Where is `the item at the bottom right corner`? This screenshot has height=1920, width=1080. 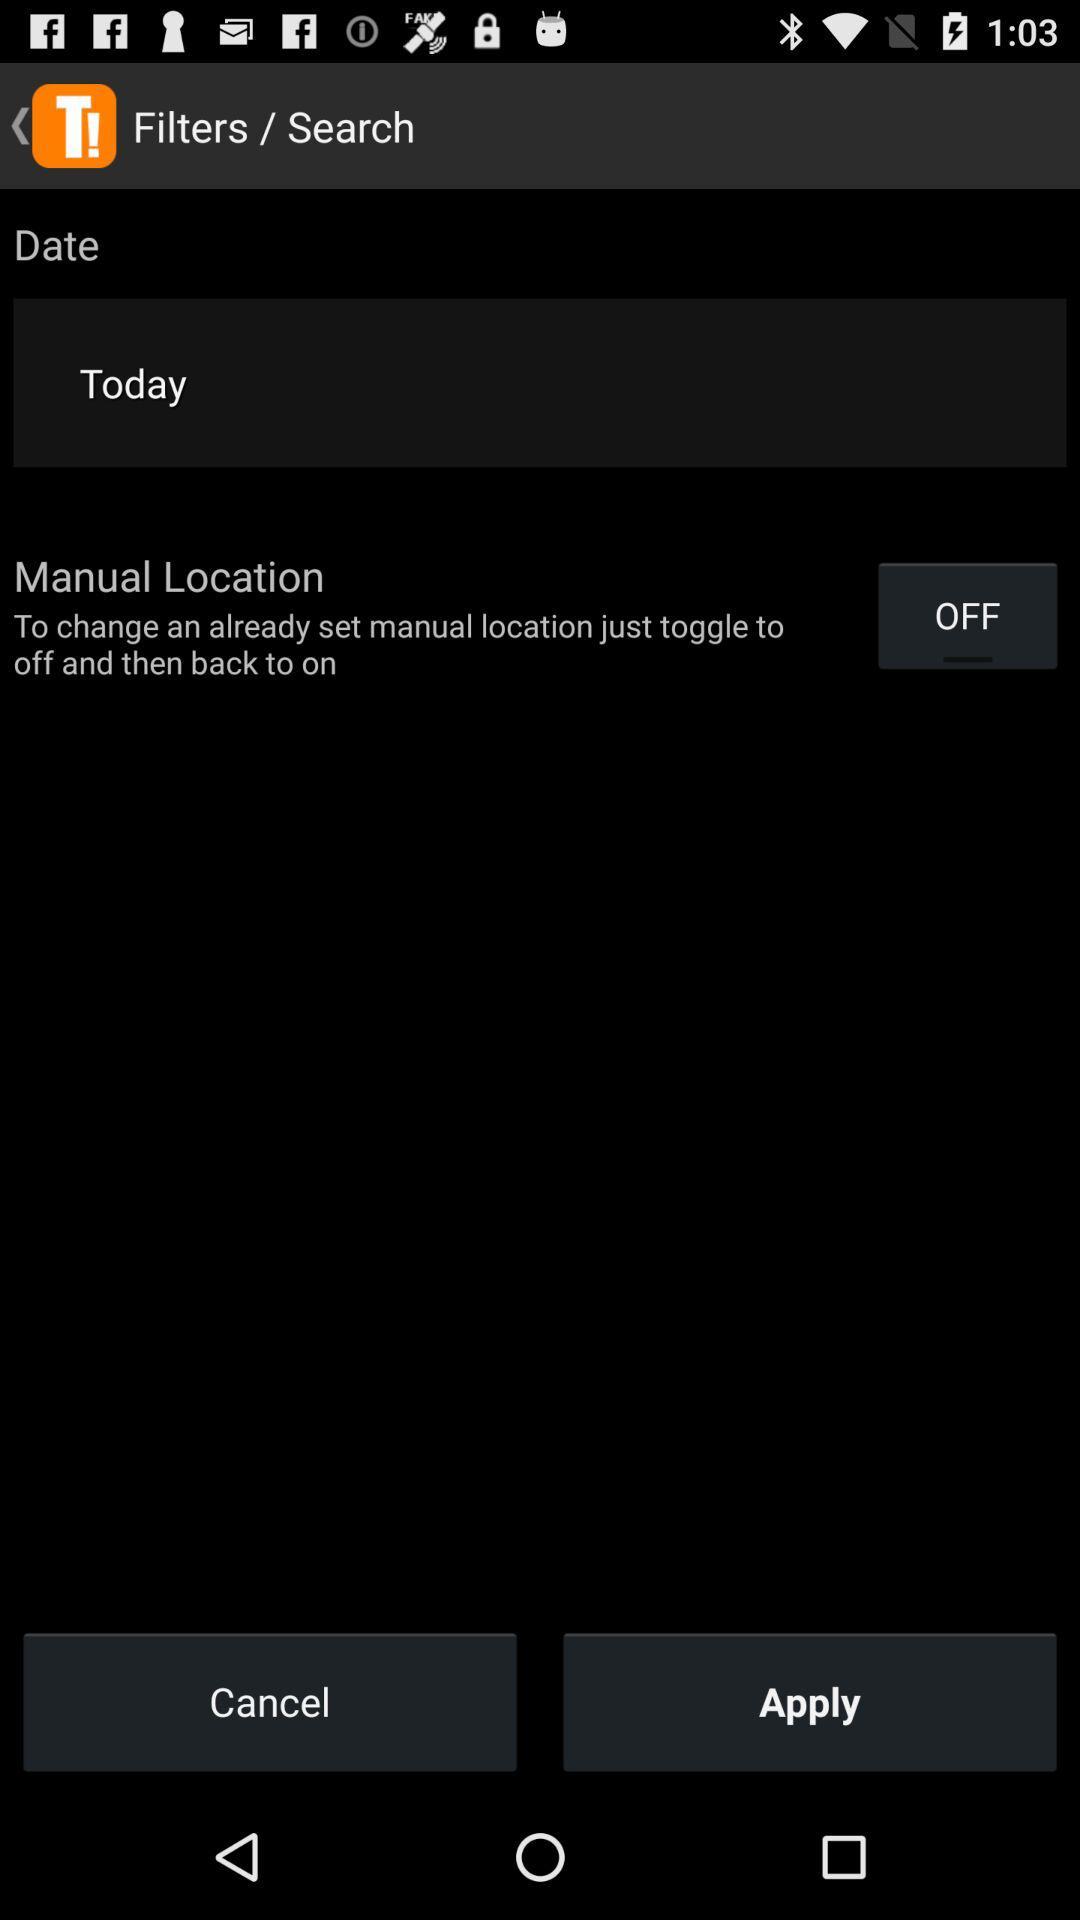
the item at the bottom right corner is located at coordinates (810, 1700).